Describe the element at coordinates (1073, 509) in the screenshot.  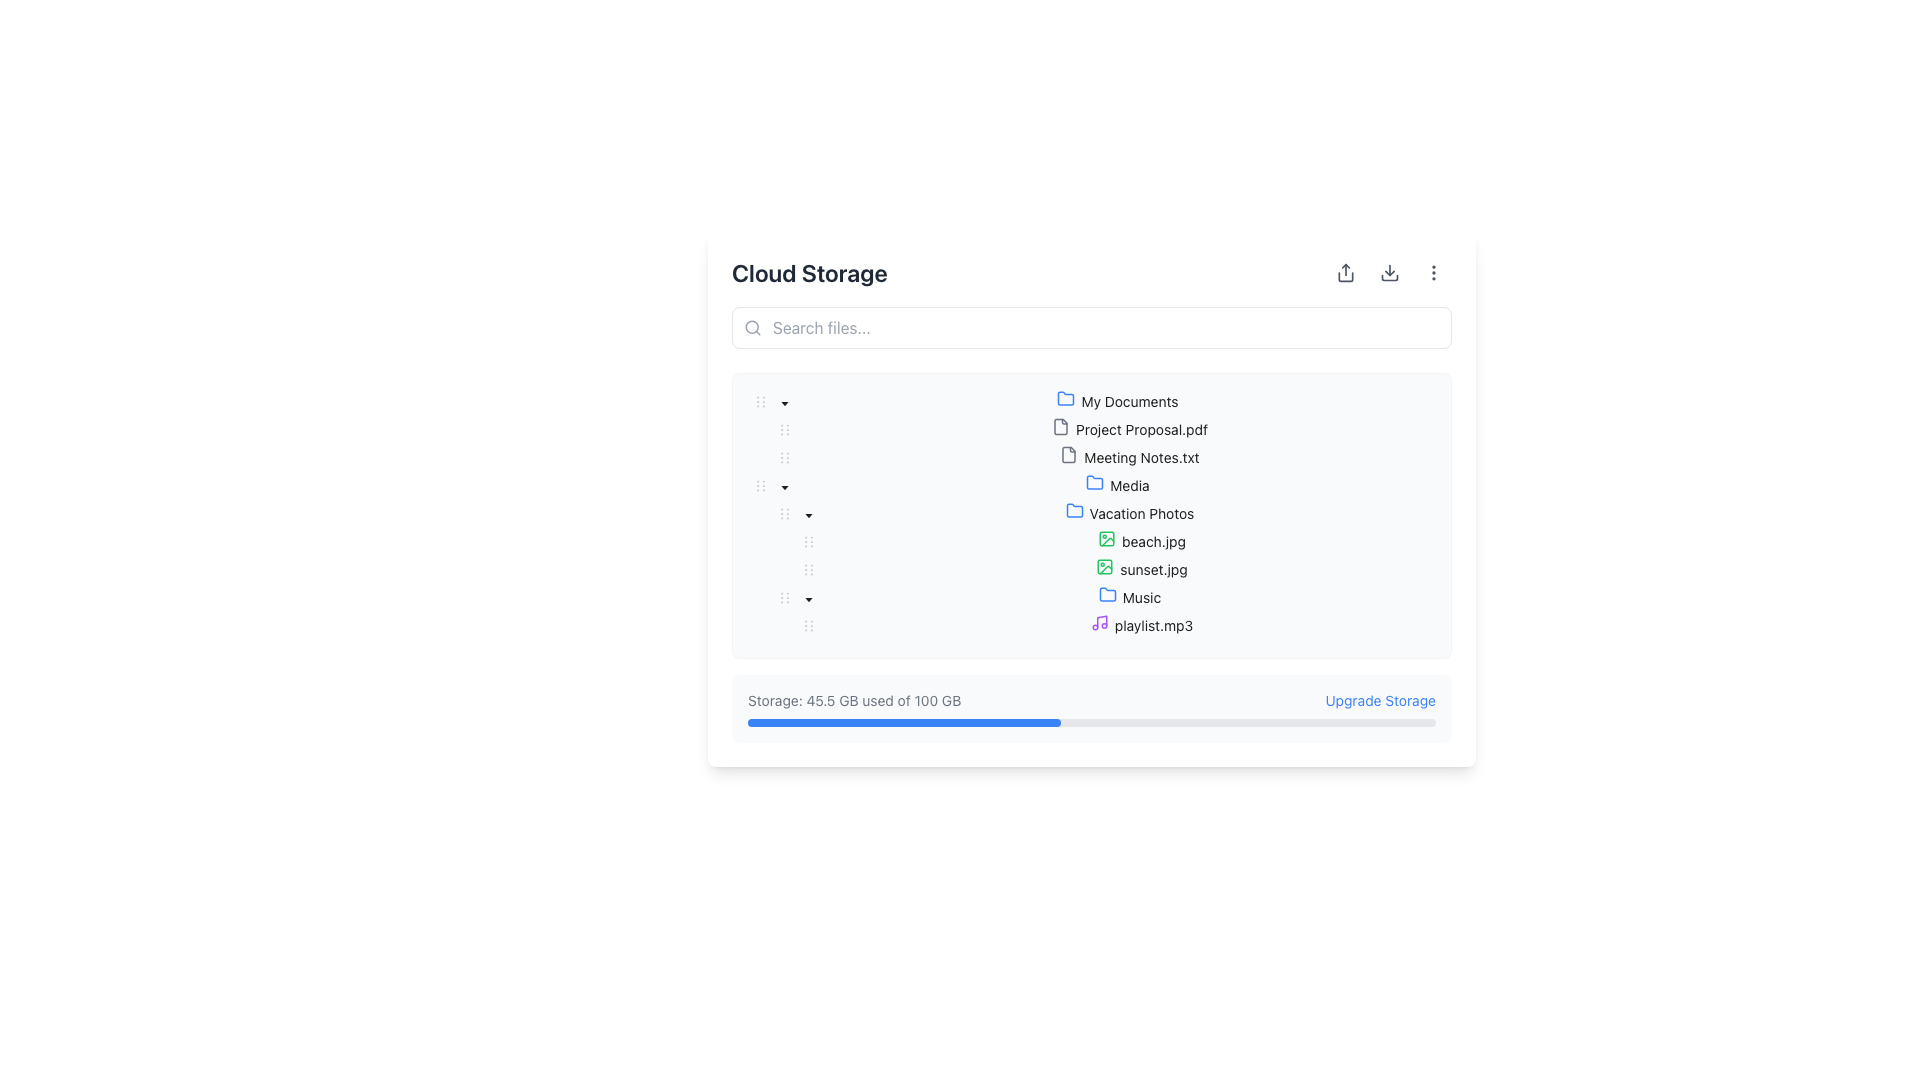
I see `the folder icon representing 'Vacation Photos' in the 'Cloud Storage' interface to interact with its enclosing label or` at that location.